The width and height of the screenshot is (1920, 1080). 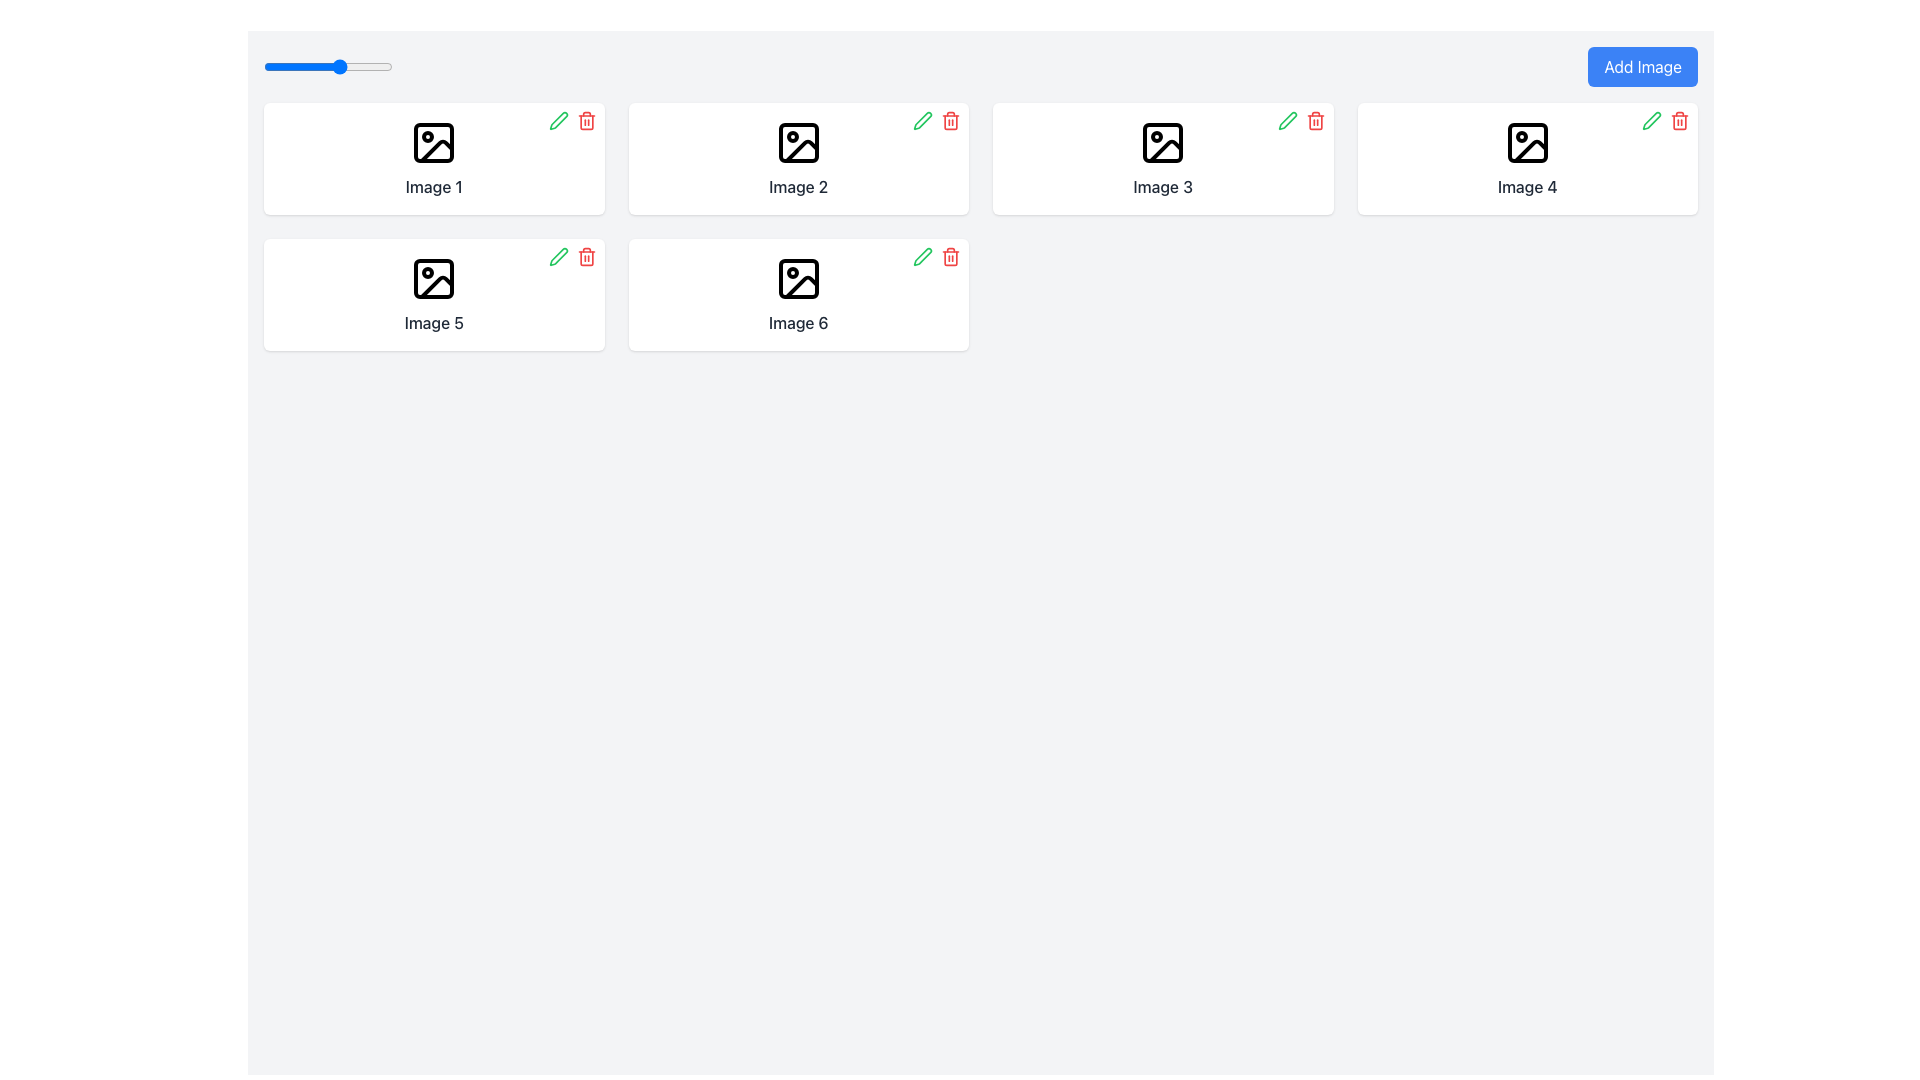 What do you see at coordinates (797, 141) in the screenshot?
I see `the rounded rectangle graphical shape that serves as a decorative or structural component of the image icon` at bounding box center [797, 141].